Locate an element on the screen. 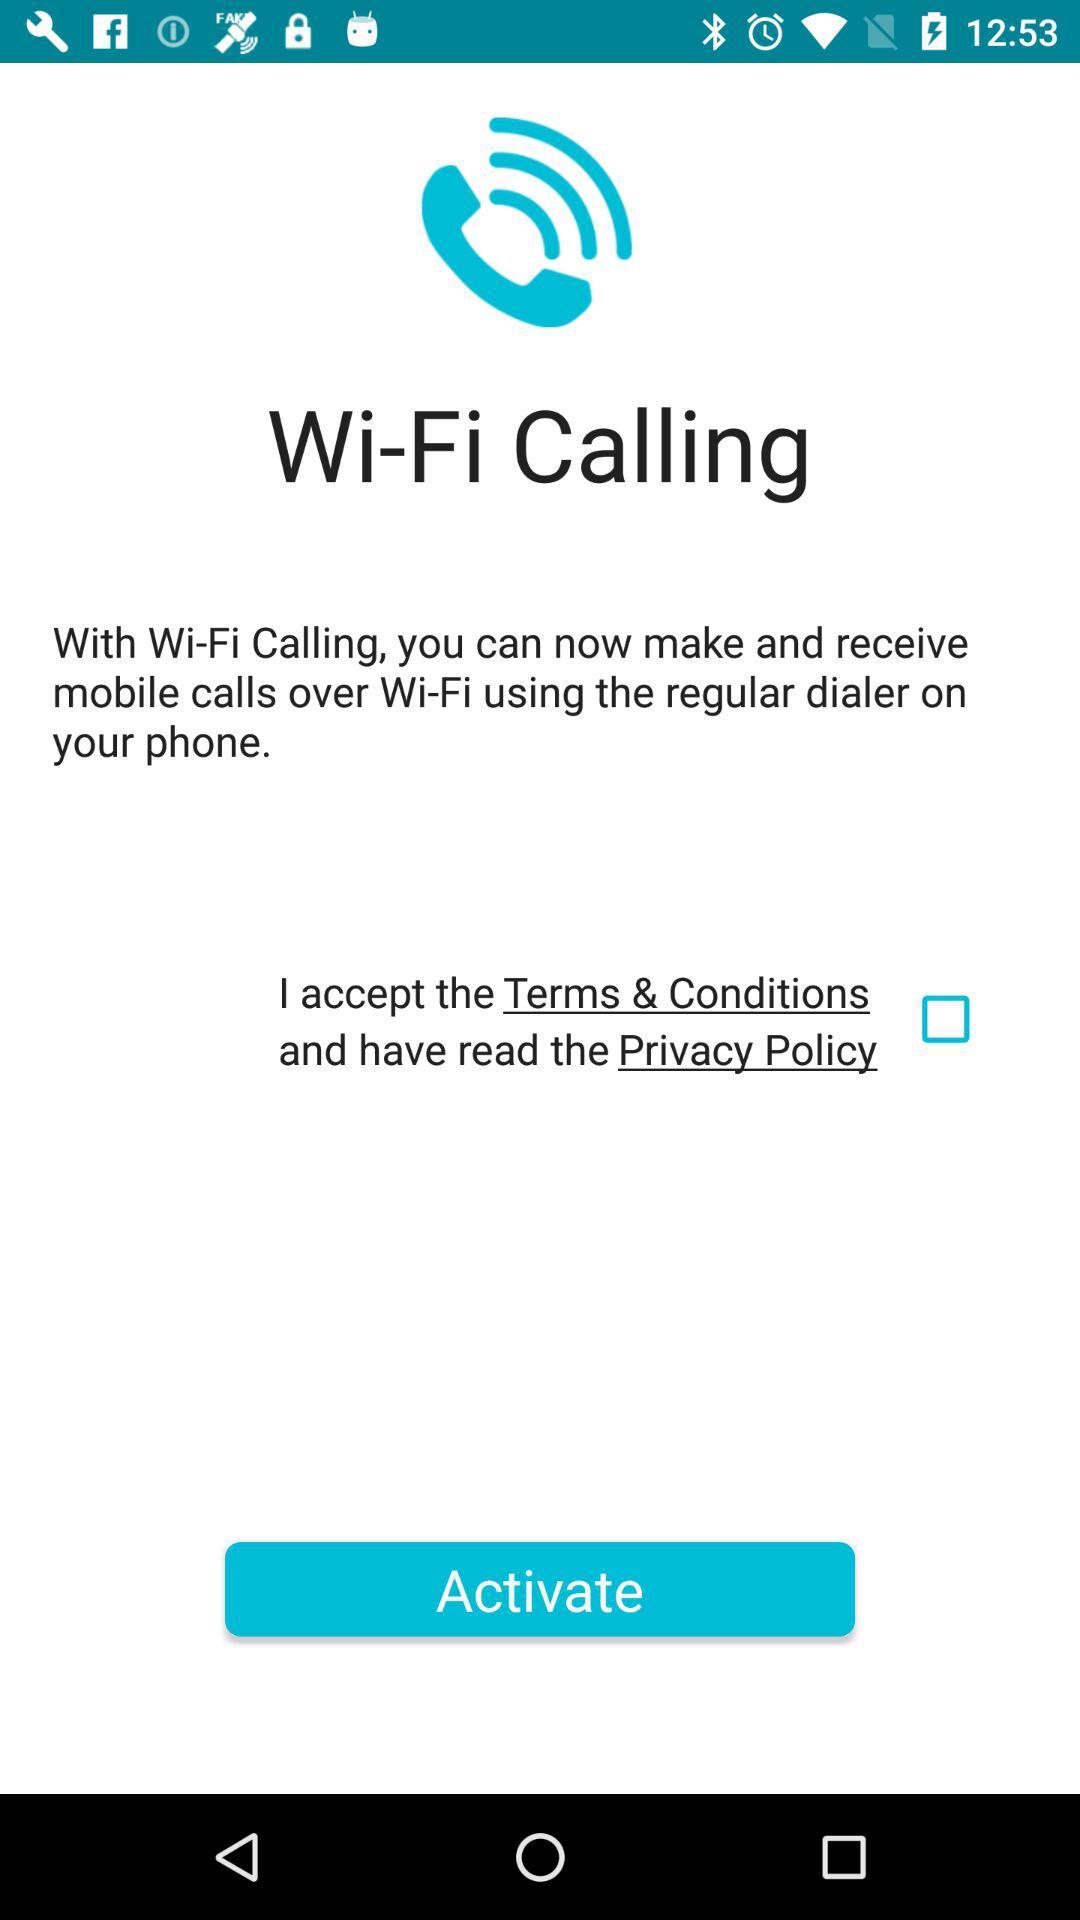  the icon to the right of i accept the item is located at coordinates (685, 991).